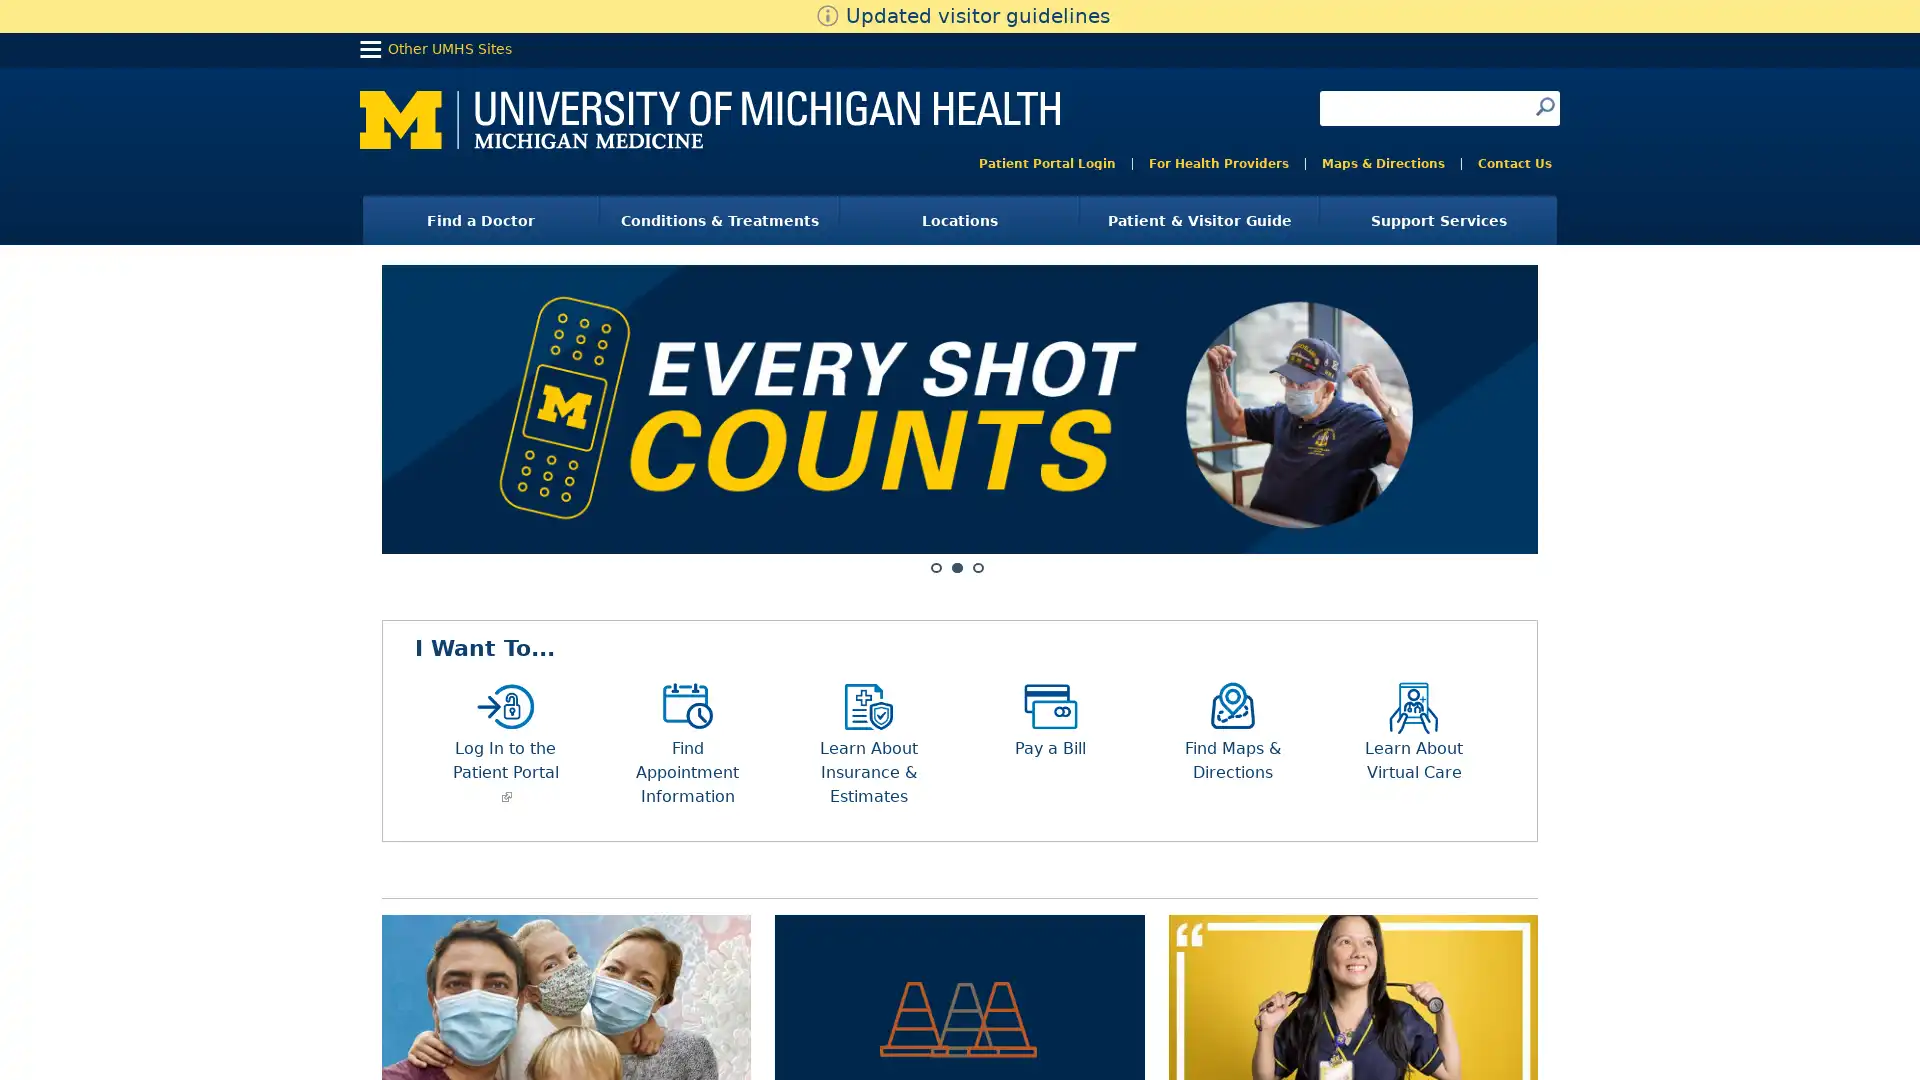 The image size is (1920, 1080). Describe the element at coordinates (1544, 105) in the screenshot. I see `Search` at that location.